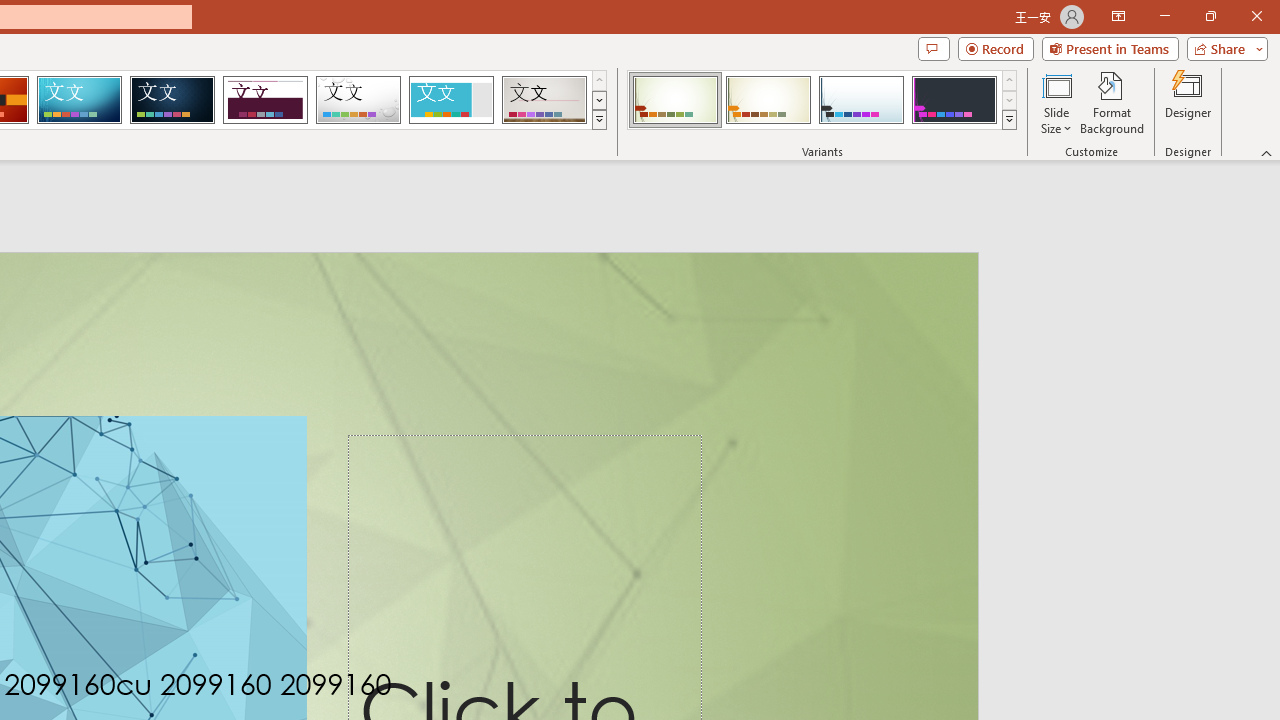  I want to click on 'AutomationID: ThemeVariantsGallery', so click(823, 100).